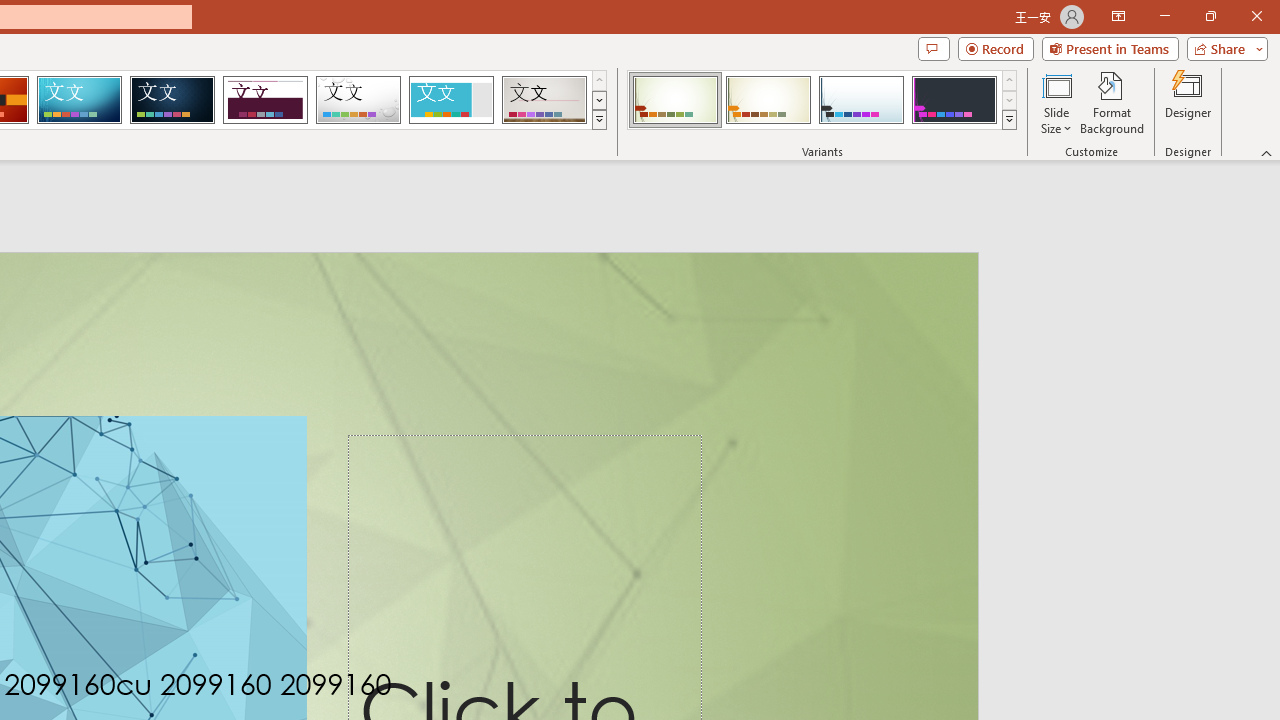  I want to click on 'AutomationID: ThemeVariantsGallery', so click(823, 100).